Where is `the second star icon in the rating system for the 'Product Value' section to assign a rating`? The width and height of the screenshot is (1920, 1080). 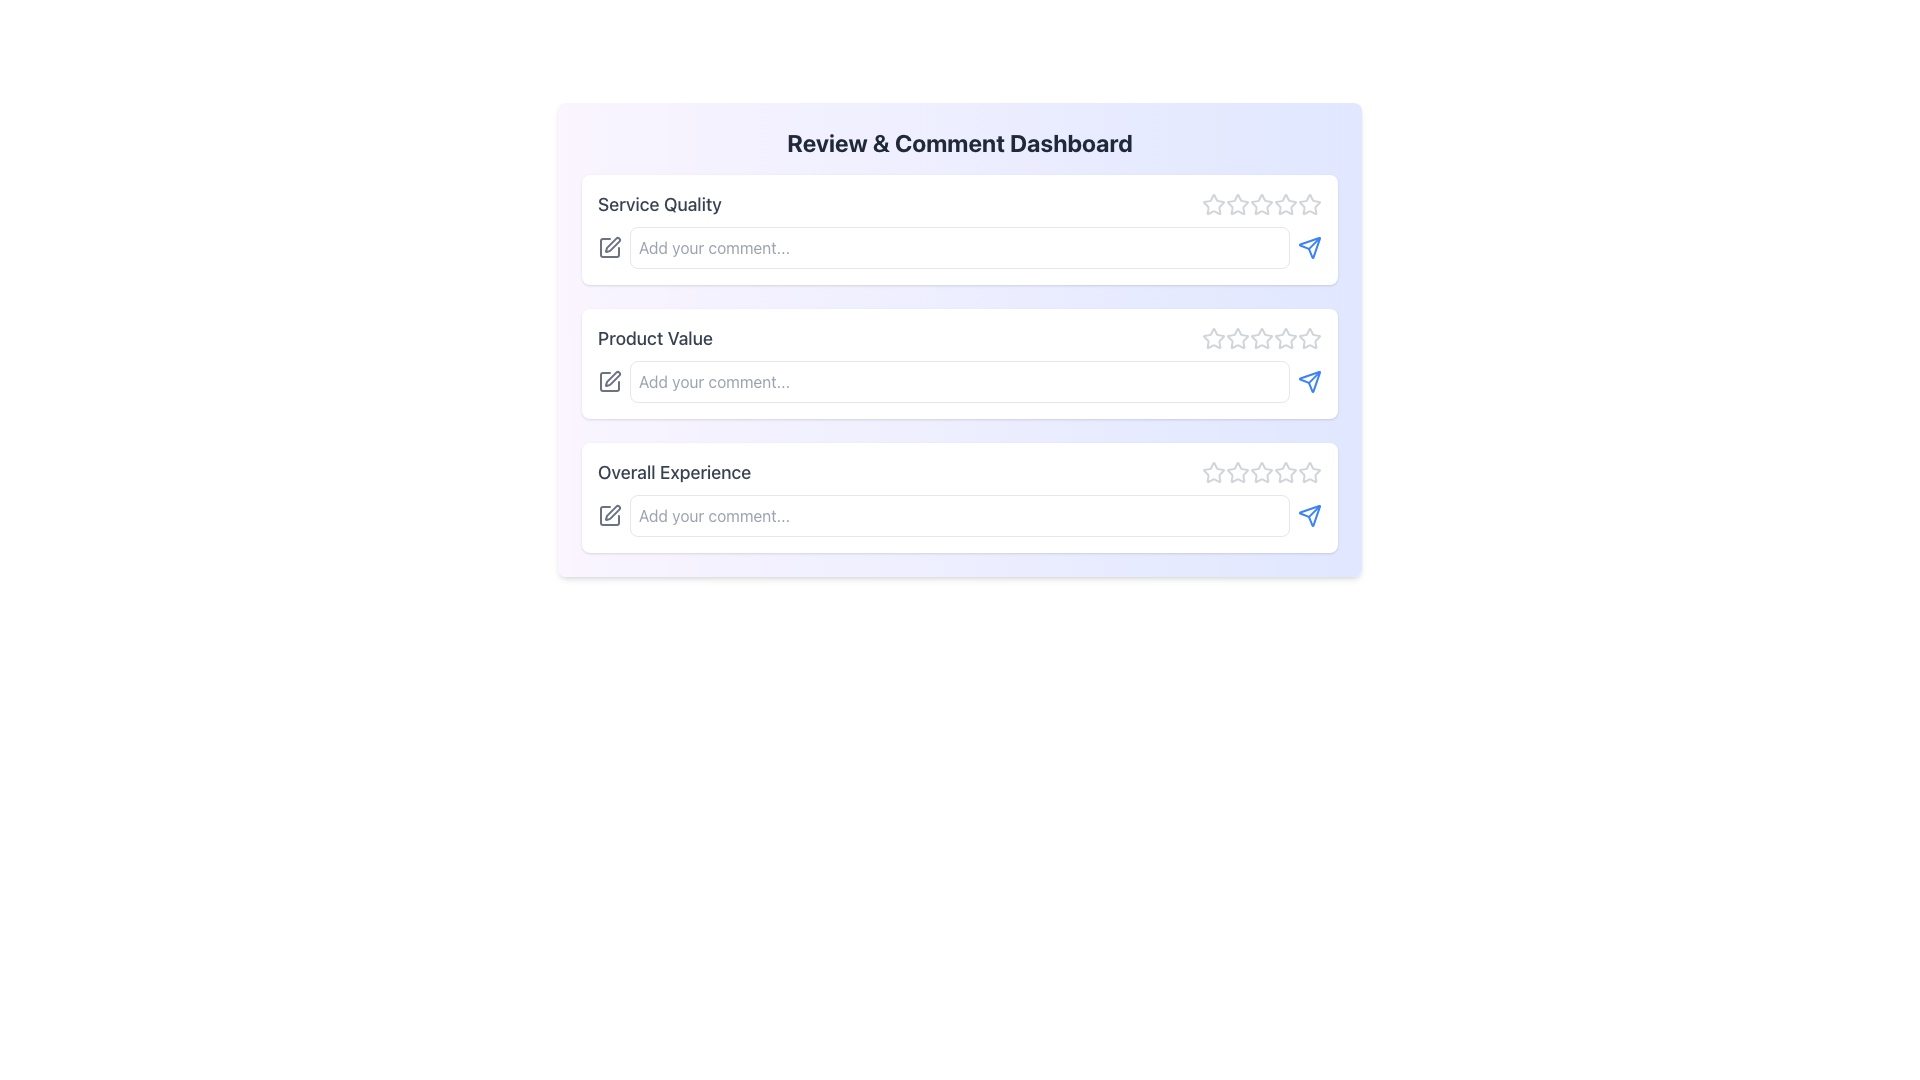 the second star icon in the rating system for the 'Product Value' section to assign a rating is located at coordinates (1237, 338).